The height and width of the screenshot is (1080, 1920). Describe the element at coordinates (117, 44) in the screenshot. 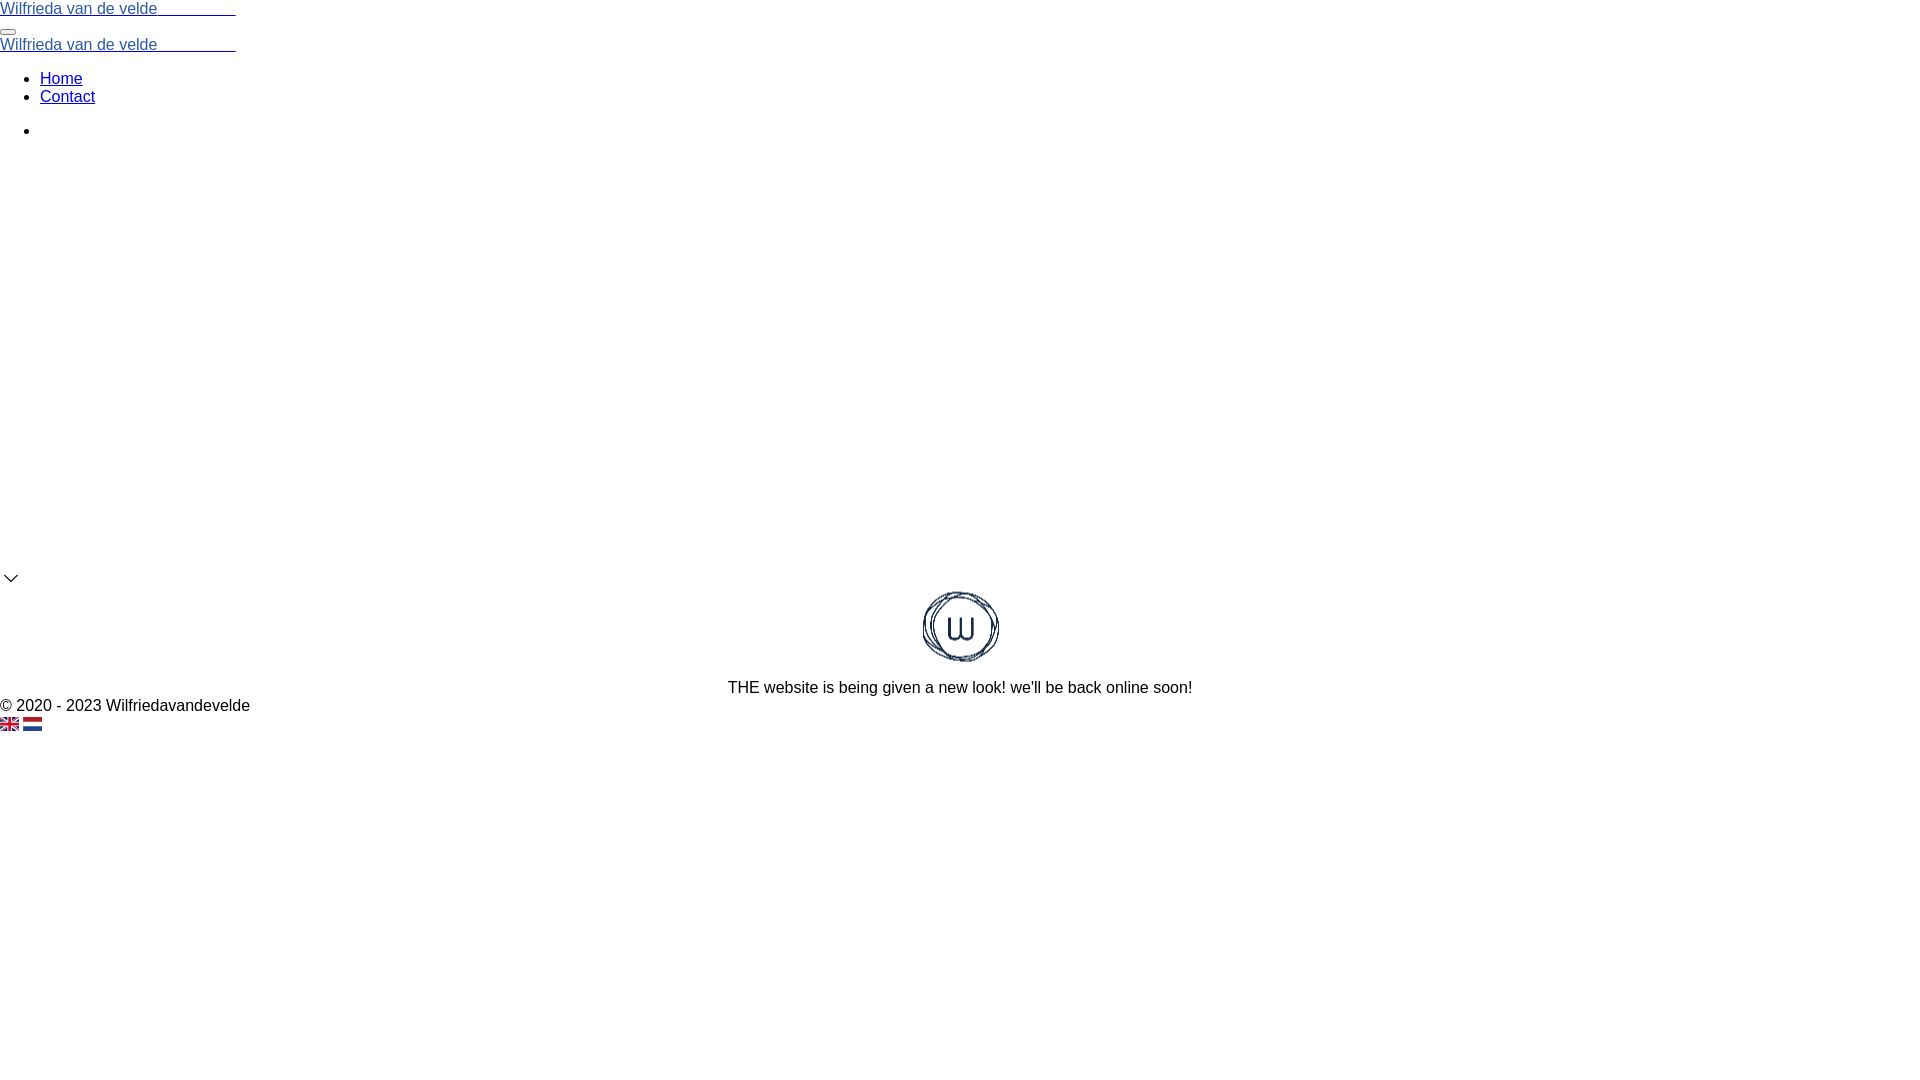

I see `'Wilfrieda van de velden De Velde'` at that location.